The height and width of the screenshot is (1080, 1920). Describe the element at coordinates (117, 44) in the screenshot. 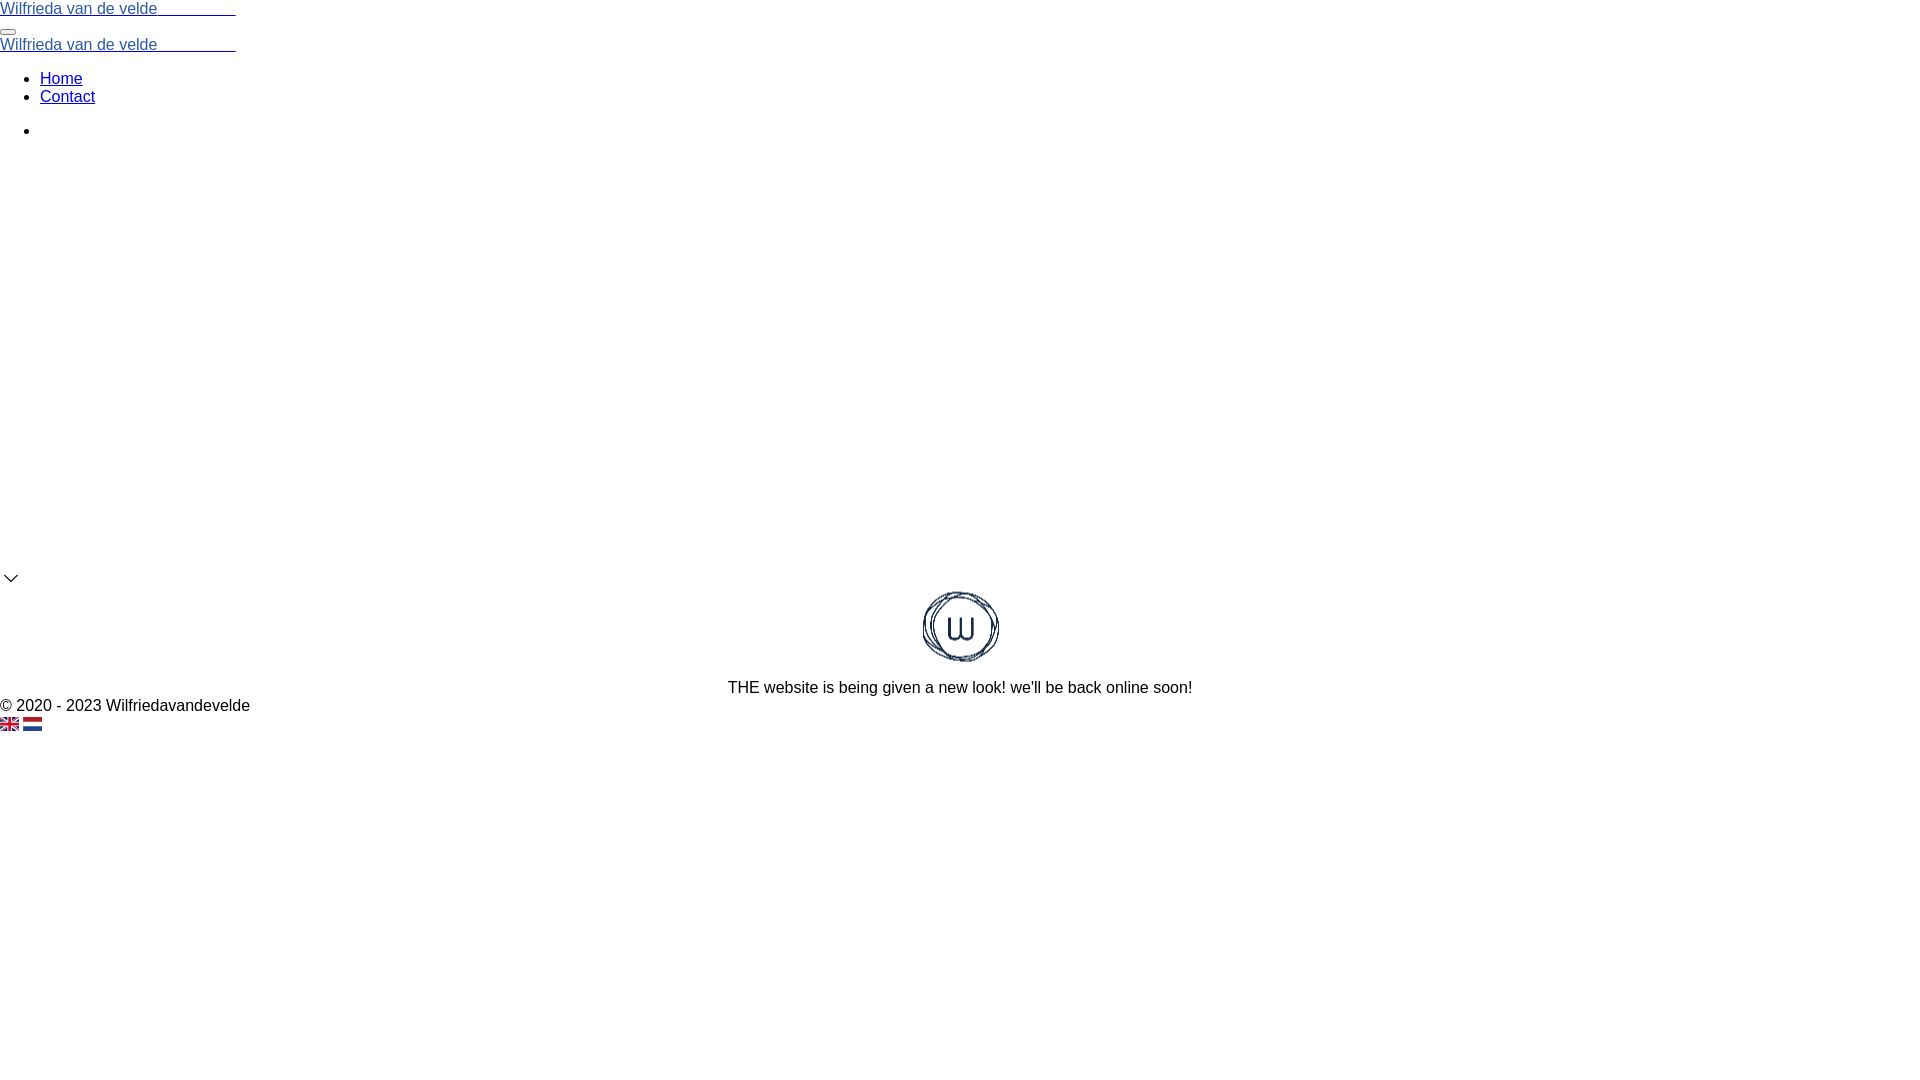

I see `'Wilfrieda van de velden De Velde'` at that location.